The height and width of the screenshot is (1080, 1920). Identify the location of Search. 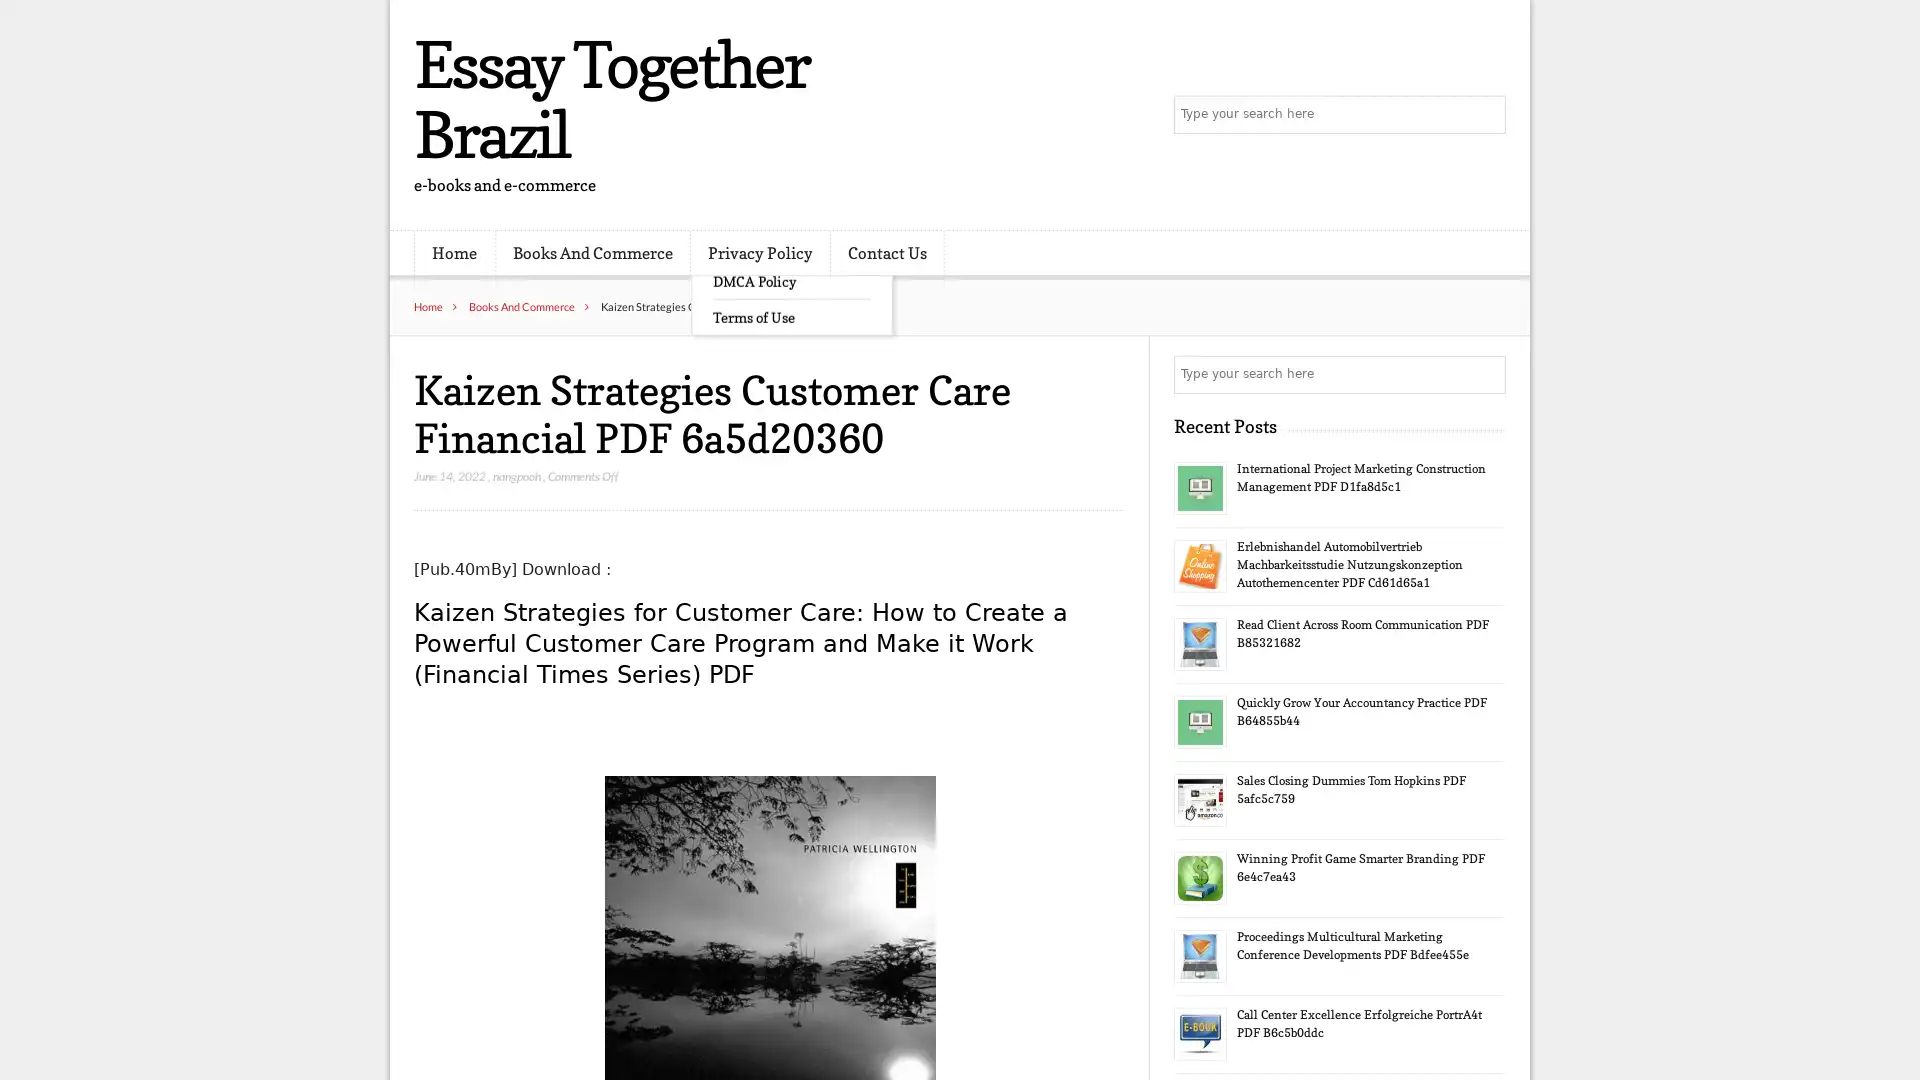
(1485, 374).